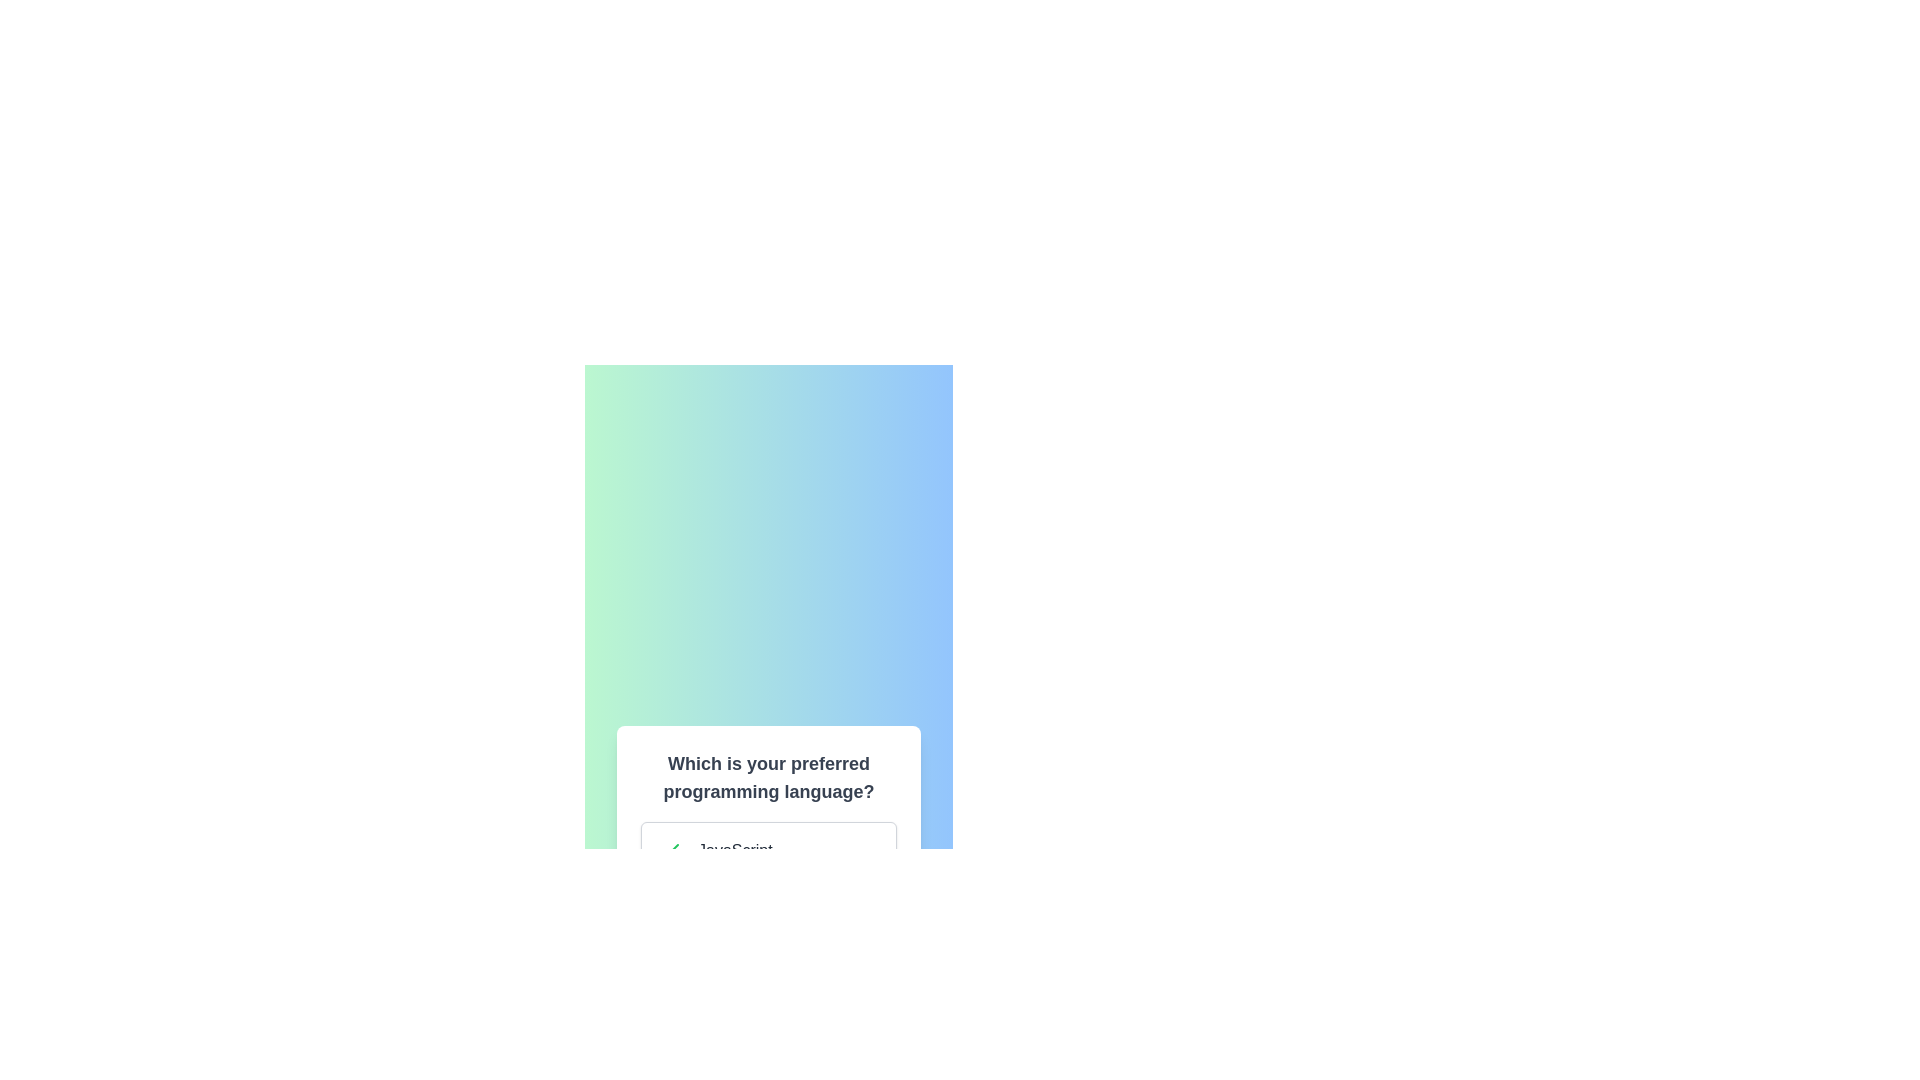 Image resolution: width=1920 pixels, height=1080 pixels. What do you see at coordinates (670, 851) in the screenshot?
I see `the visual status of the green checkmark icon next to the 'JavaScript' text, which indicates the selection of this option` at bounding box center [670, 851].